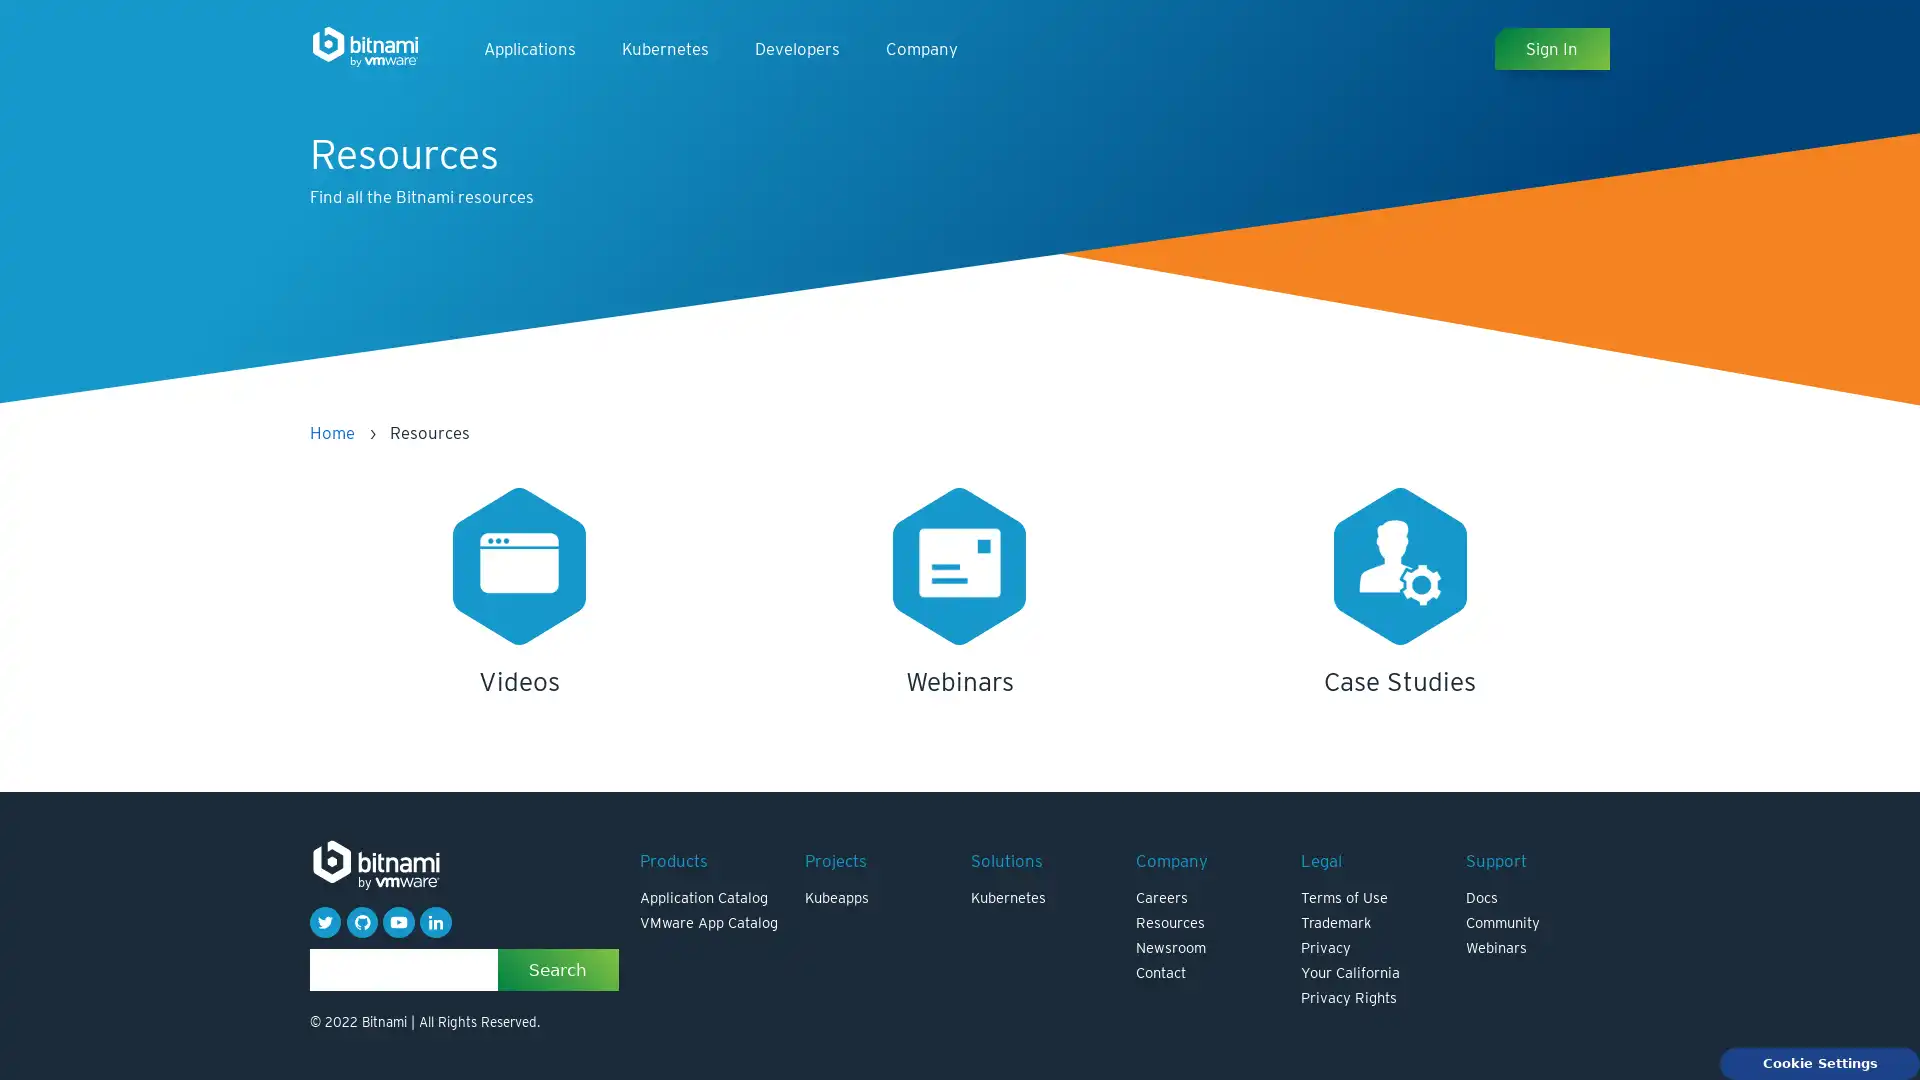 This screenshot has width=1920, height=1080. What do you see at coordinates (558, 967) in the screenshot?
I see `Search` at bounding box center [558, 967].